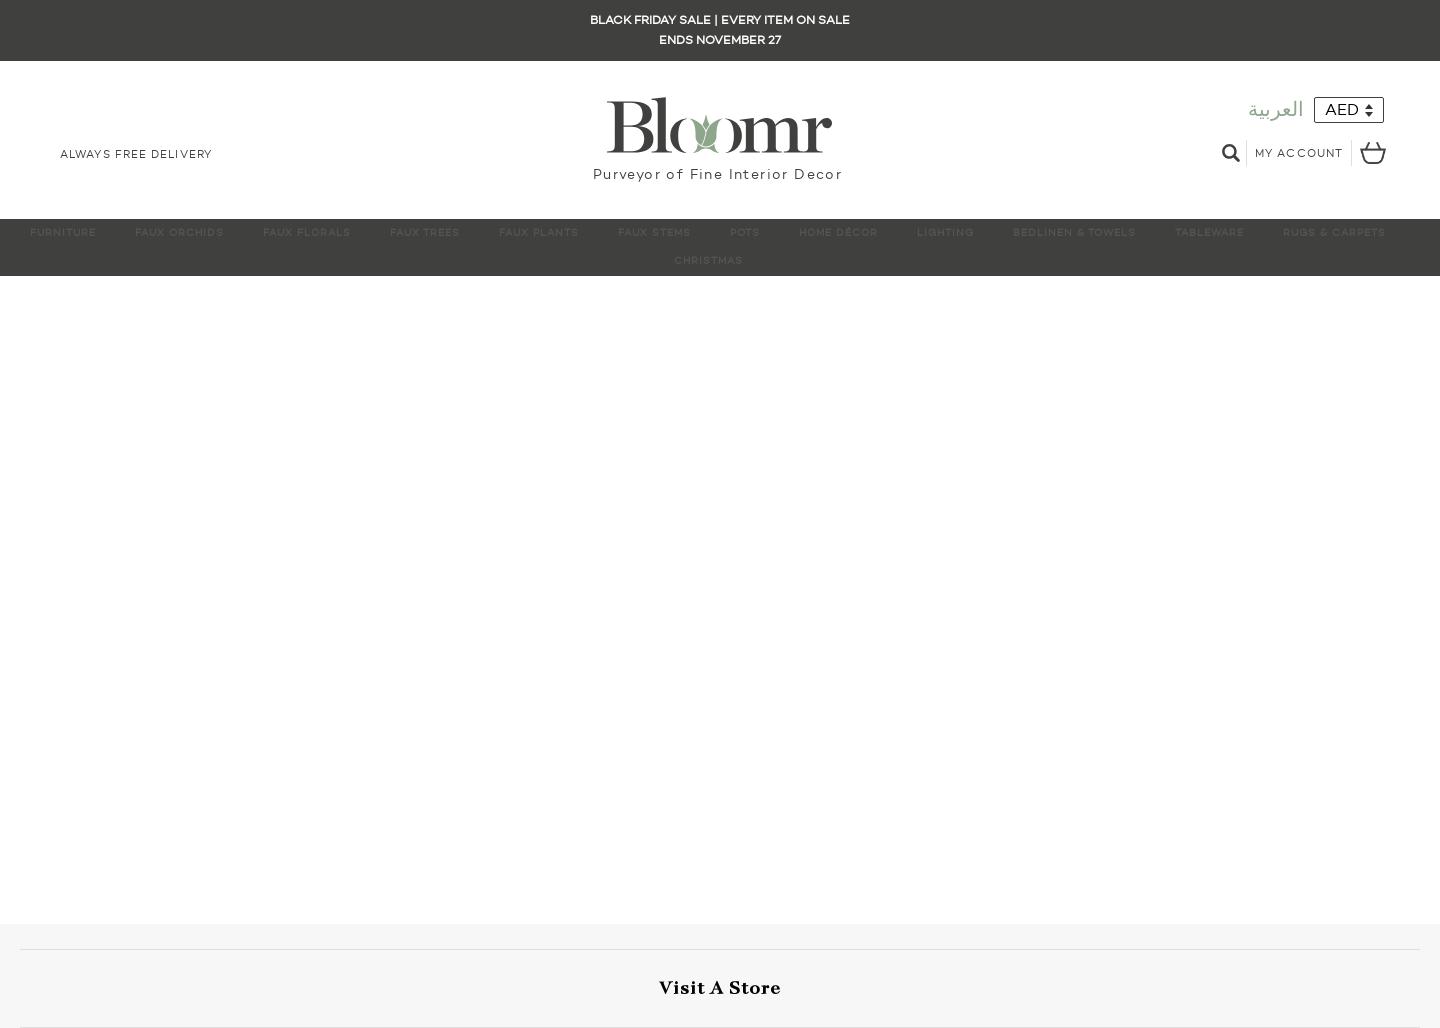  What do you see at coordinates (424, 231) in the screenshot?
I see `'Faux Trees'` at bounding box center [424, 231].